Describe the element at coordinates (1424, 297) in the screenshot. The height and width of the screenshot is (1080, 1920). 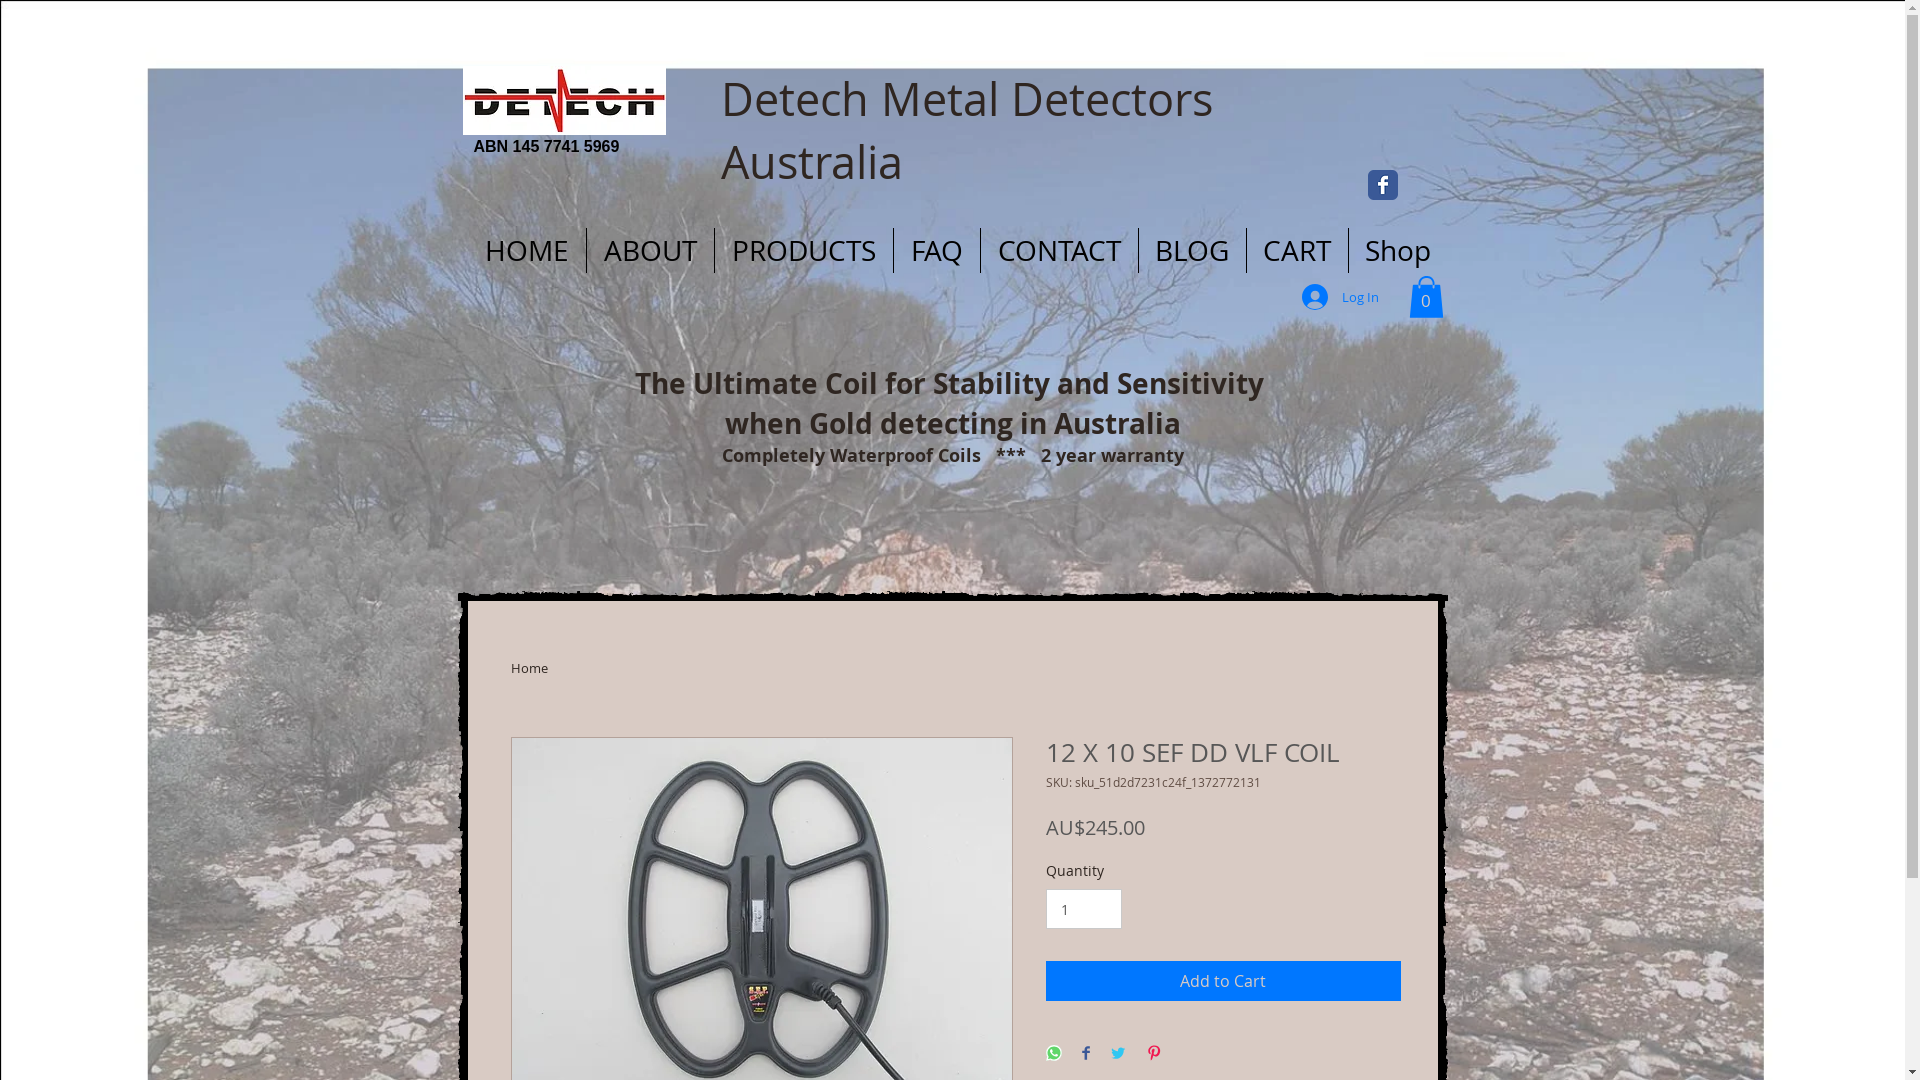
I see `'0'` at that location.